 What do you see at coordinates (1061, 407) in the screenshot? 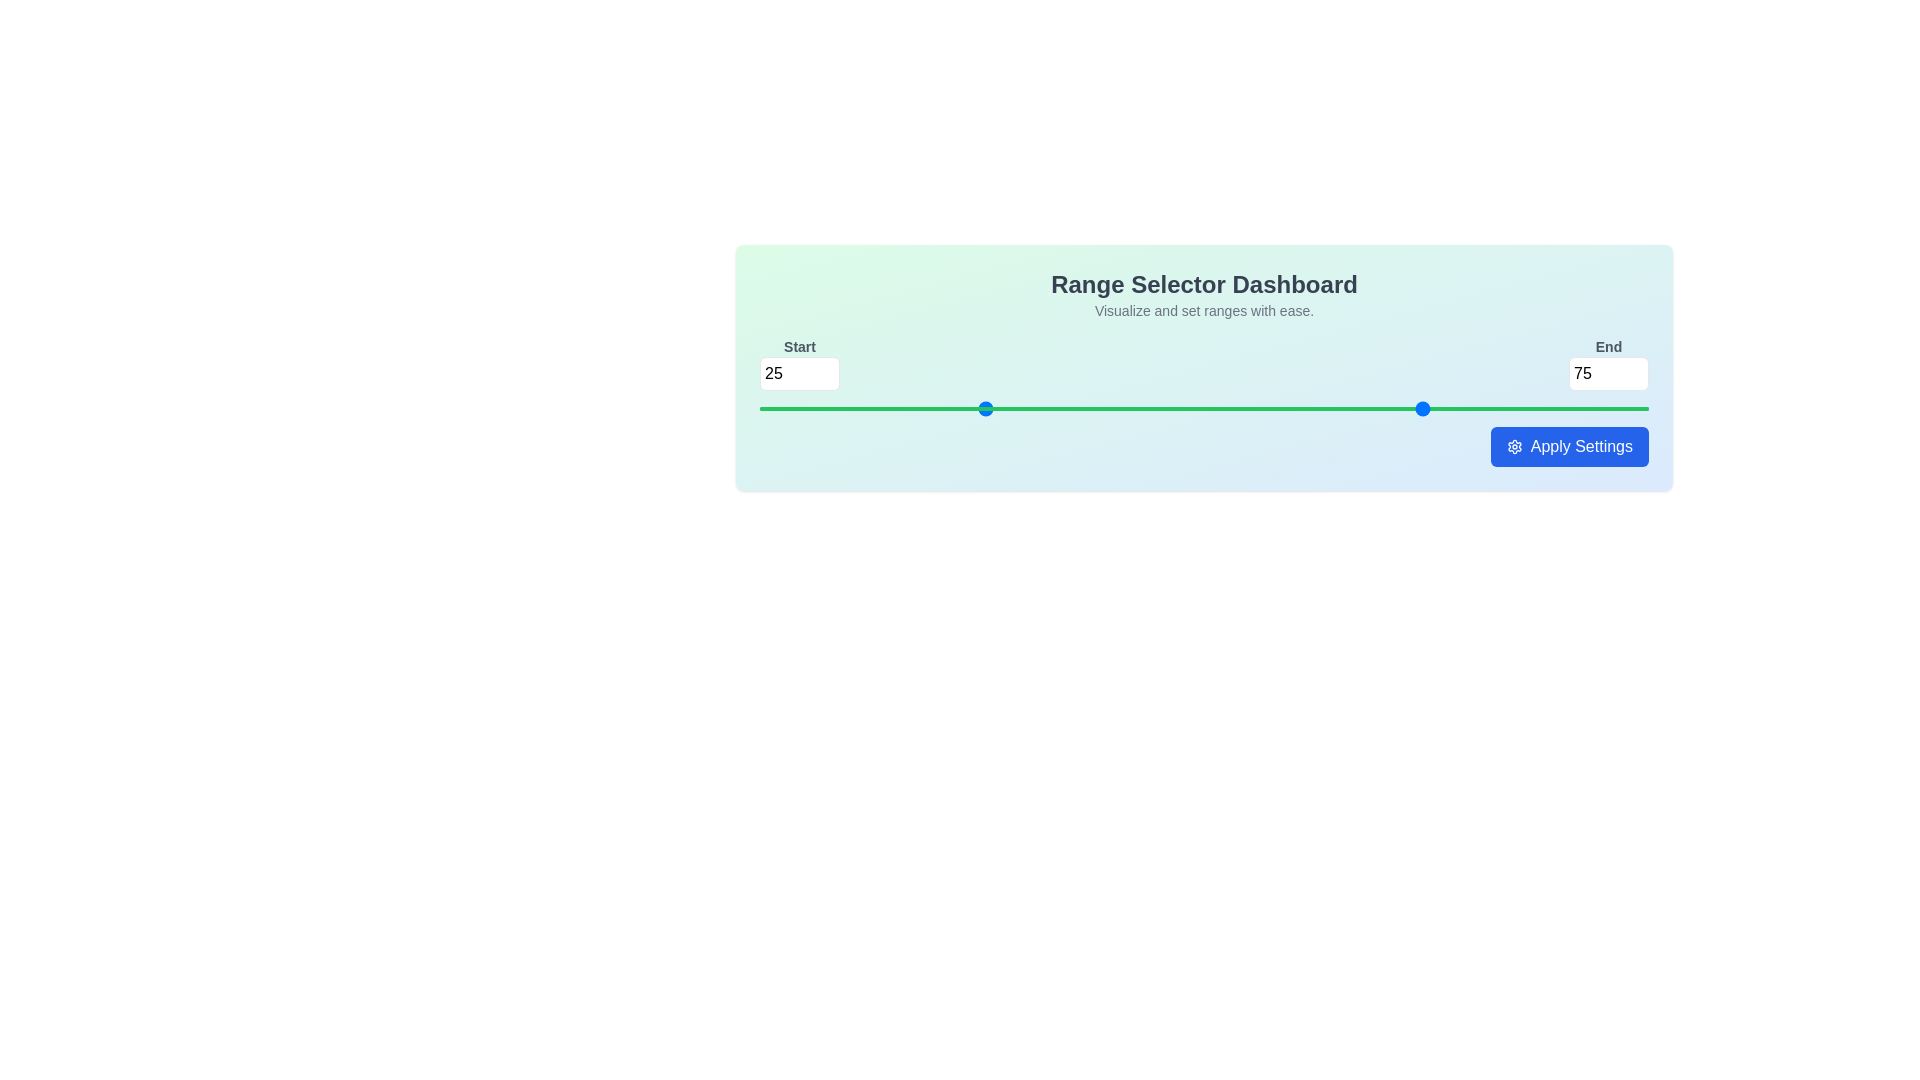
I see `the slider` at bounding box center [1061, 407].